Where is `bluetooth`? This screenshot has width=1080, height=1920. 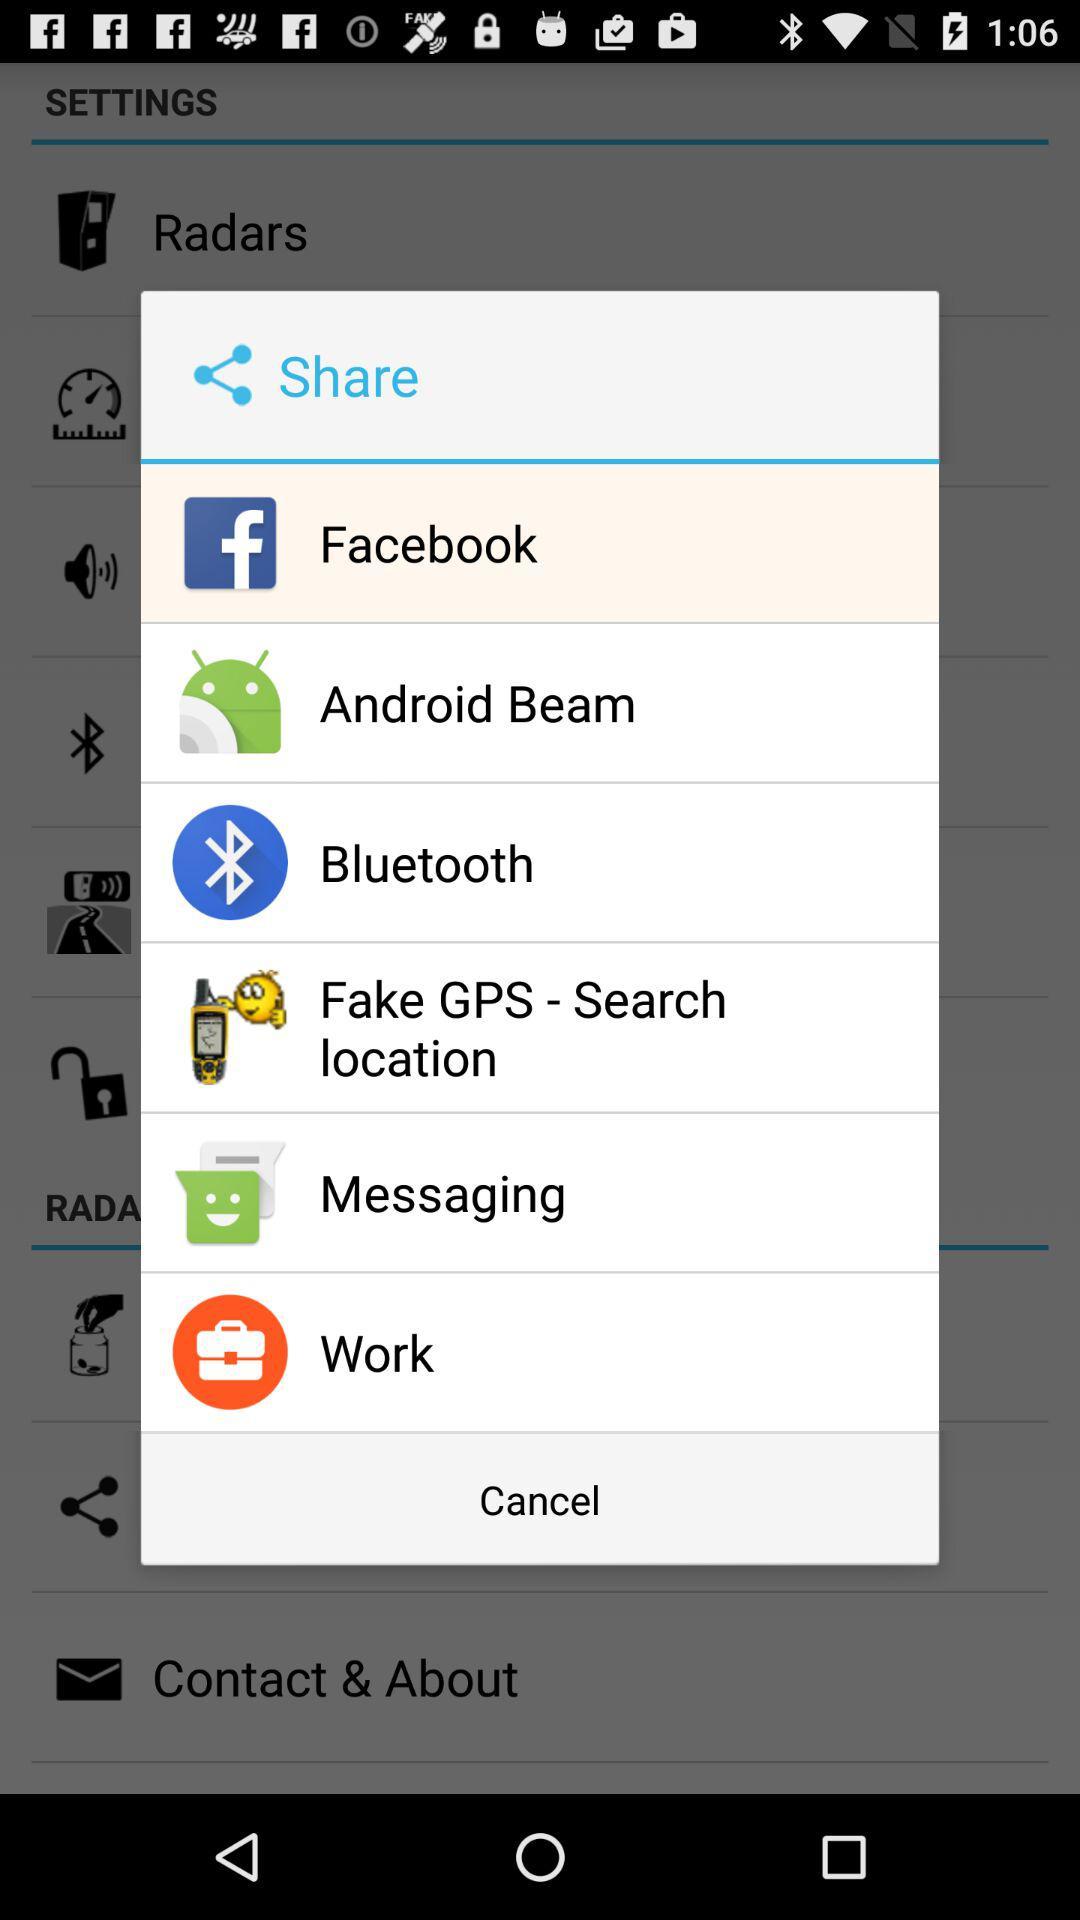
bluetooth is located at coordinates (623, 862).